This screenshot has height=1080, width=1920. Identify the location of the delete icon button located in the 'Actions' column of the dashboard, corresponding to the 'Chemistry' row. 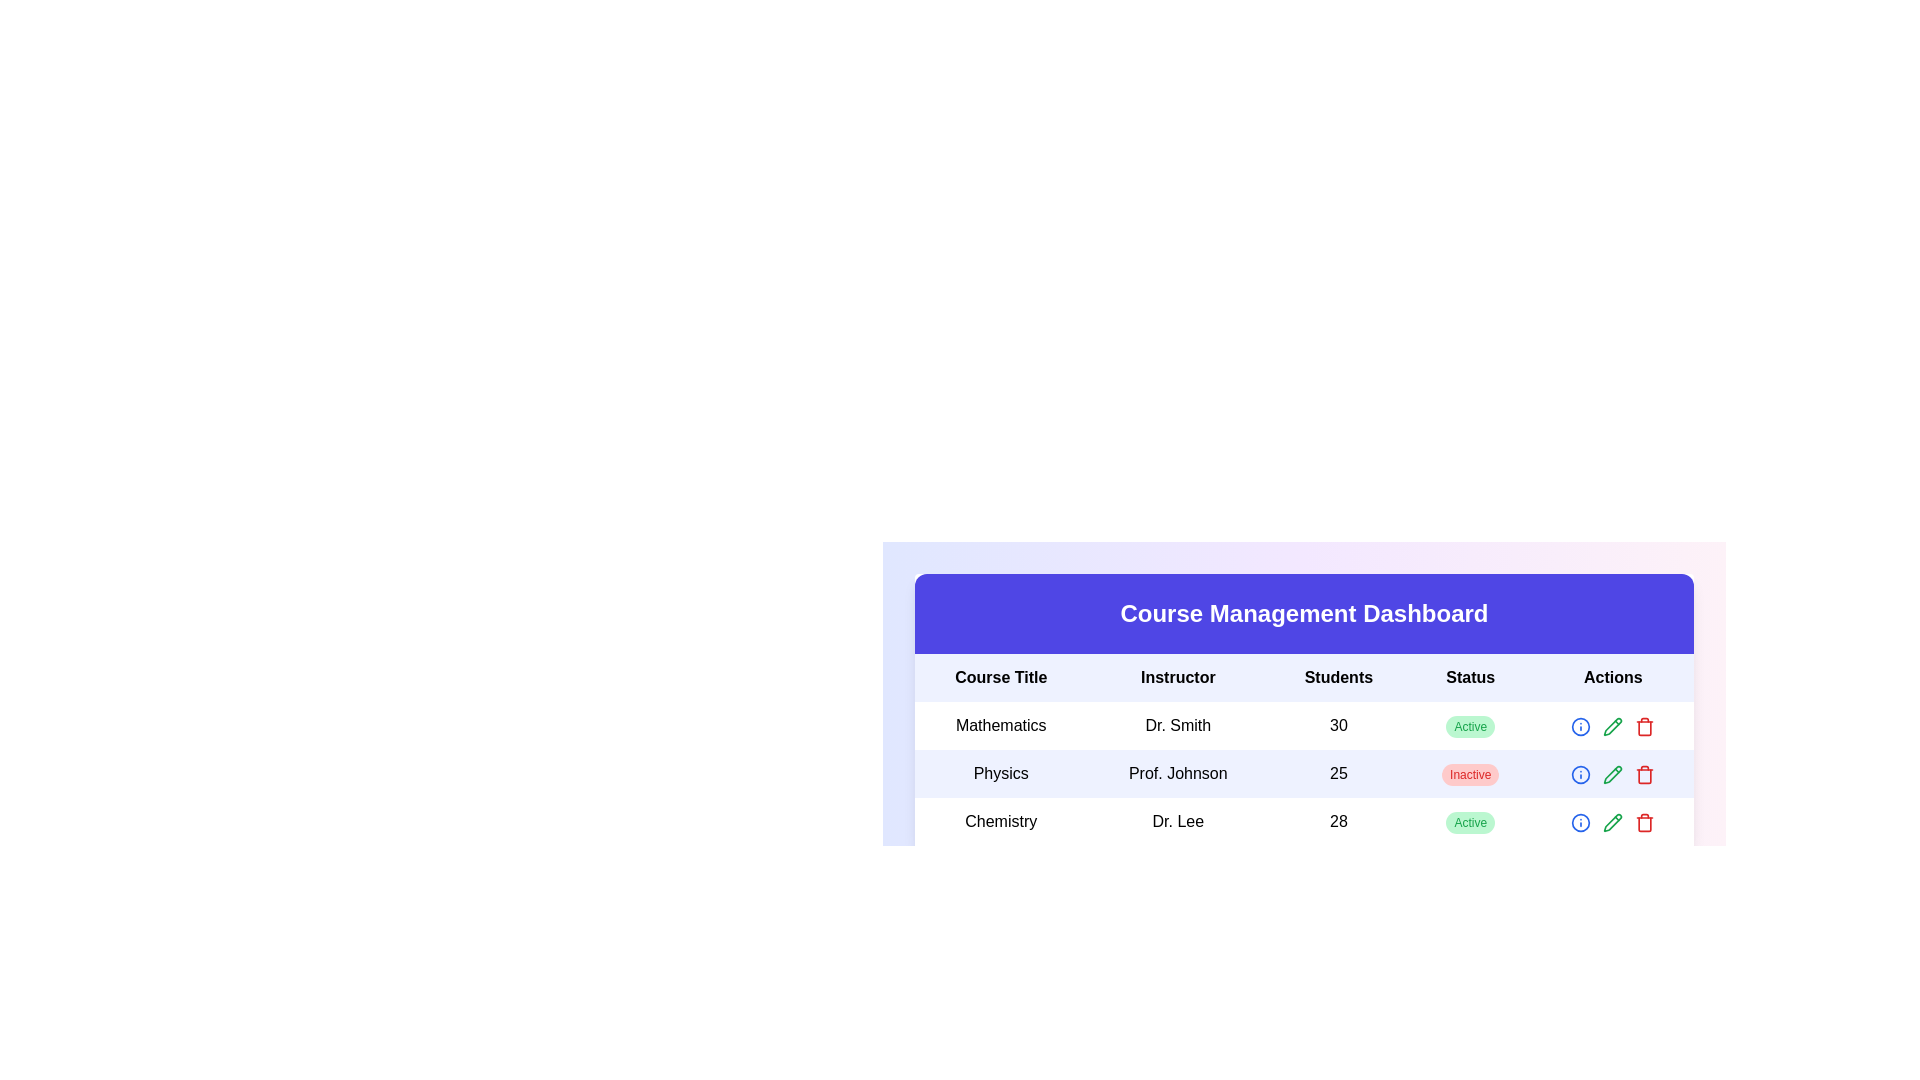
(1645, 821).